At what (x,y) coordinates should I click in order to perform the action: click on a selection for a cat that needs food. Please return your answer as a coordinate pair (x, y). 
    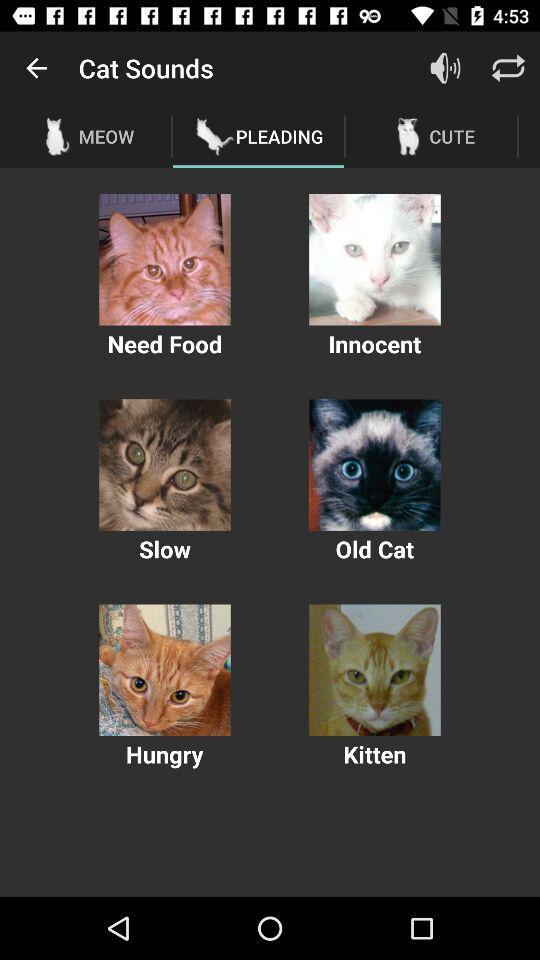
    Looking at the image, I should click on (164, 258).